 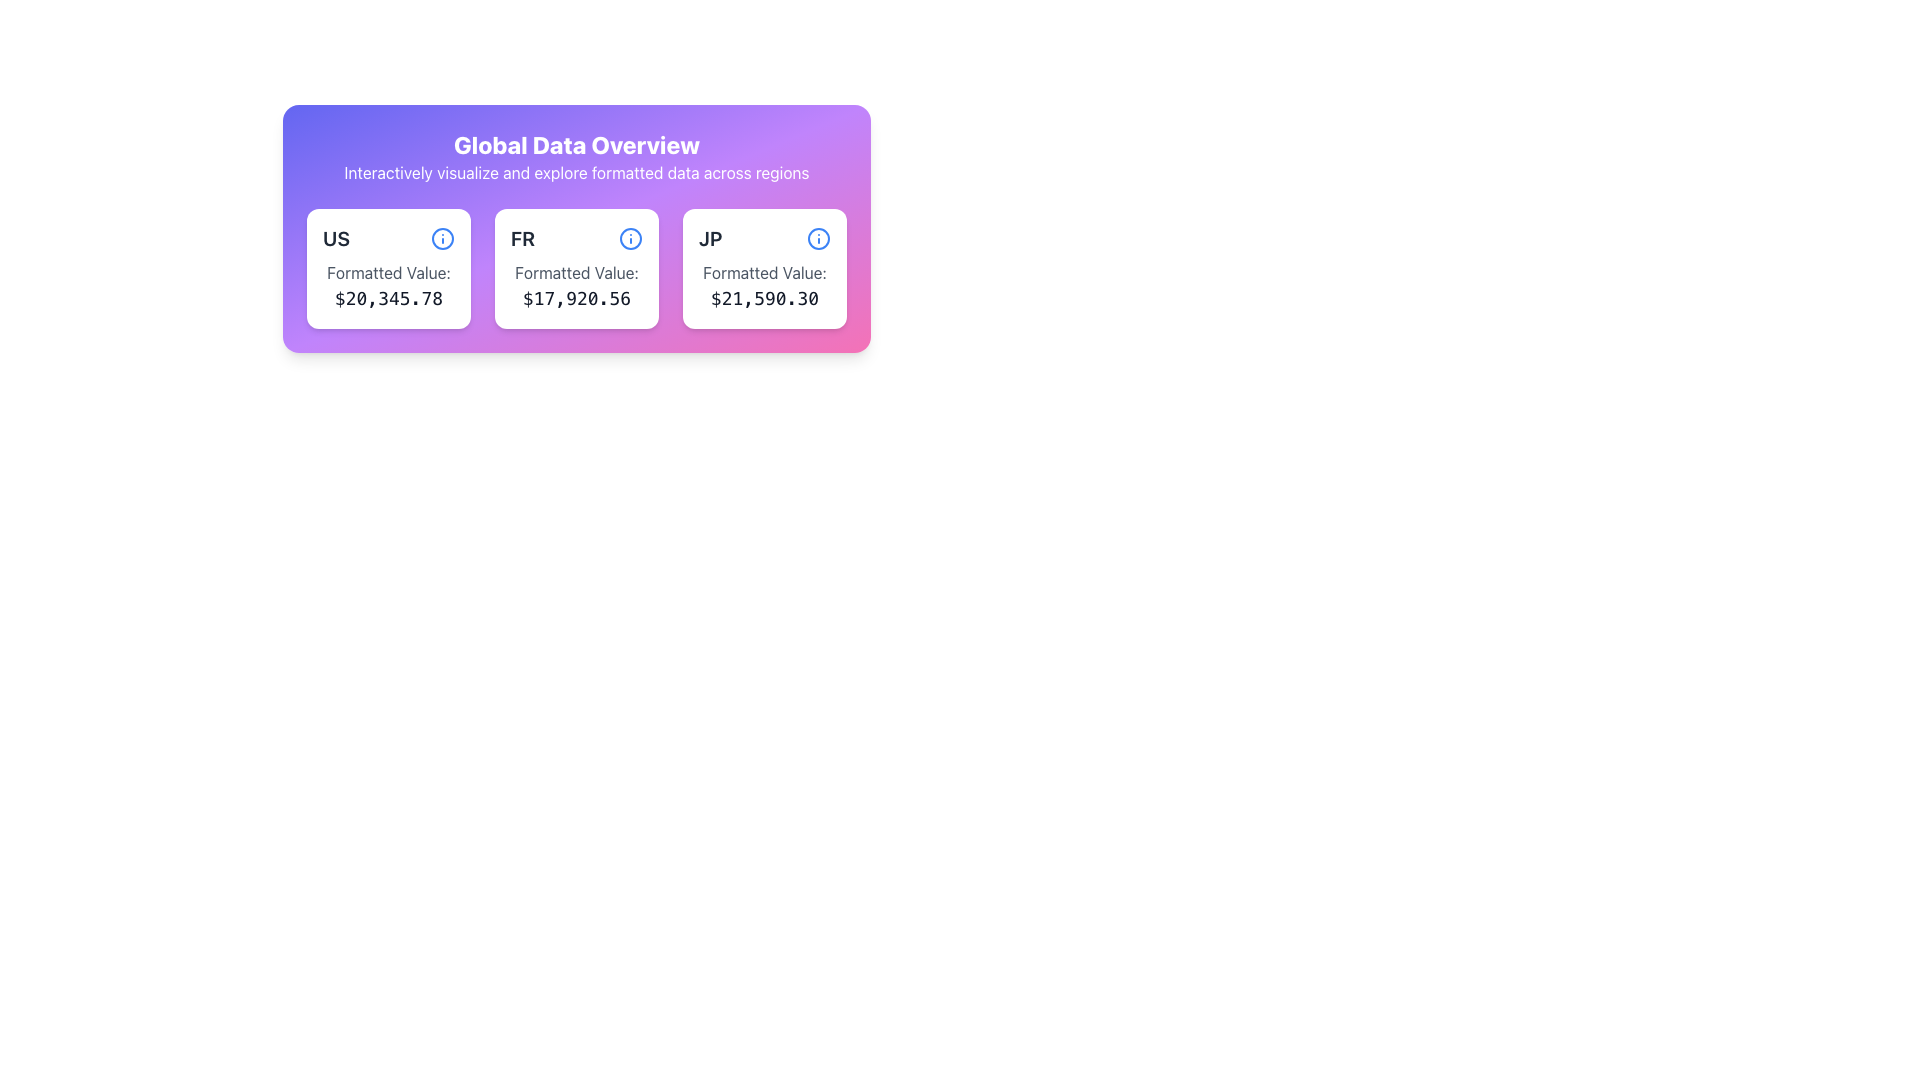 I want to click on the information icon located on the far right of the 'US' label, so click(x=441, y=238).